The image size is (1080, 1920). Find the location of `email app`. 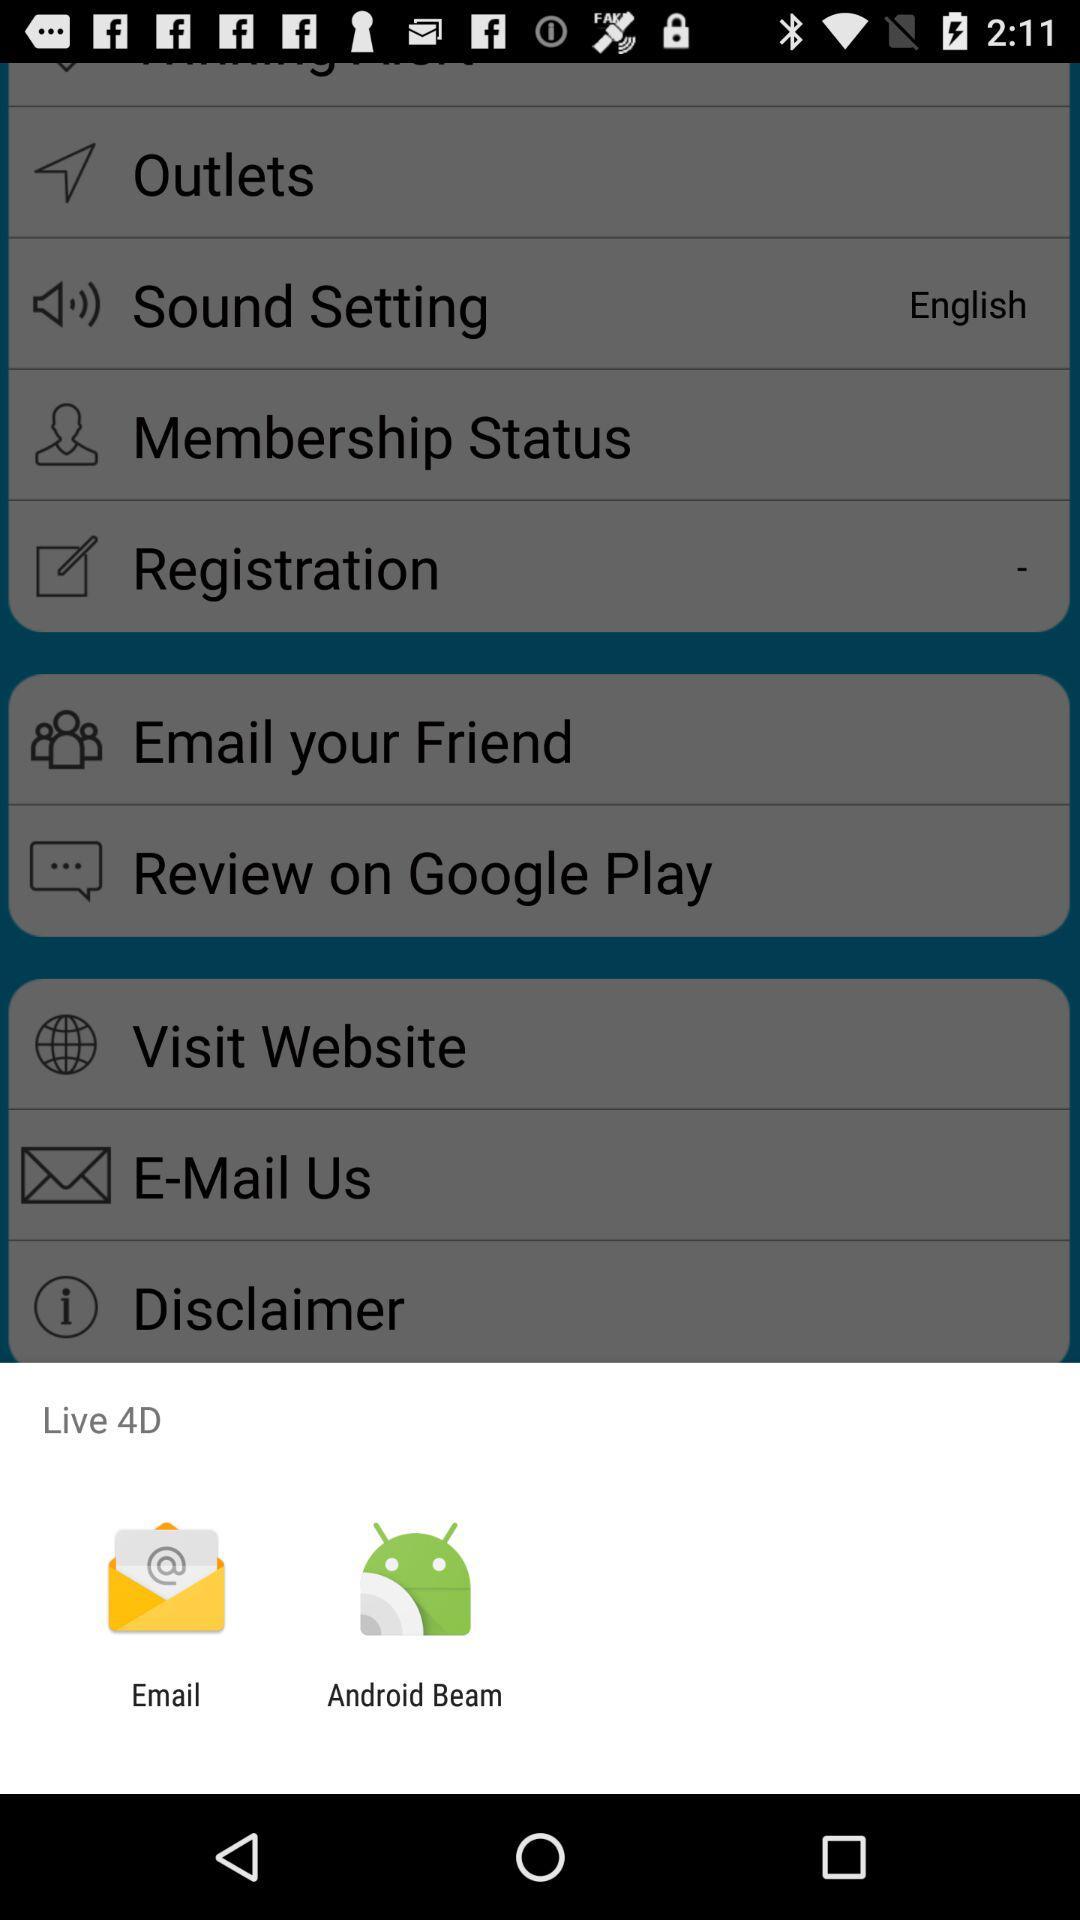

email app is located at coordinates (165, 1711).